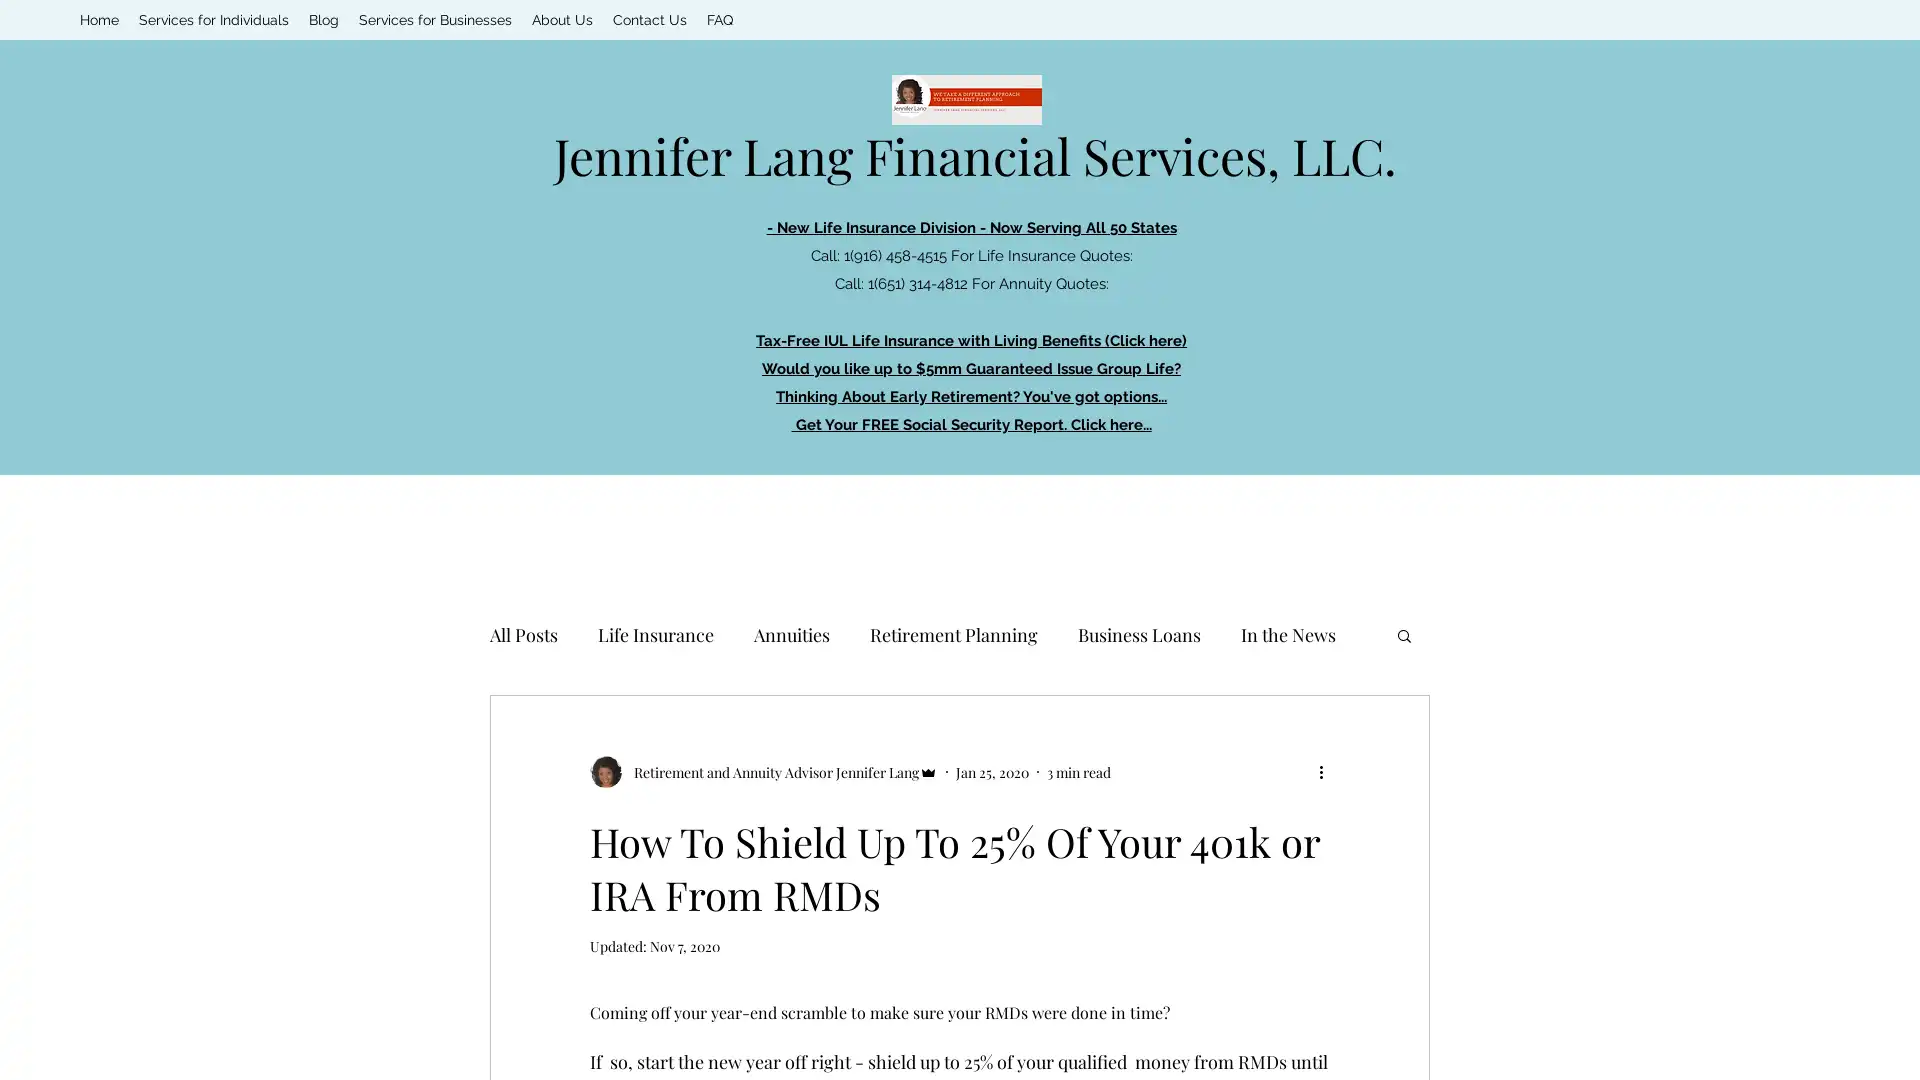  Describe the element at coordinates (1327, 770) in the screenshot. I see `More actions` at that location.